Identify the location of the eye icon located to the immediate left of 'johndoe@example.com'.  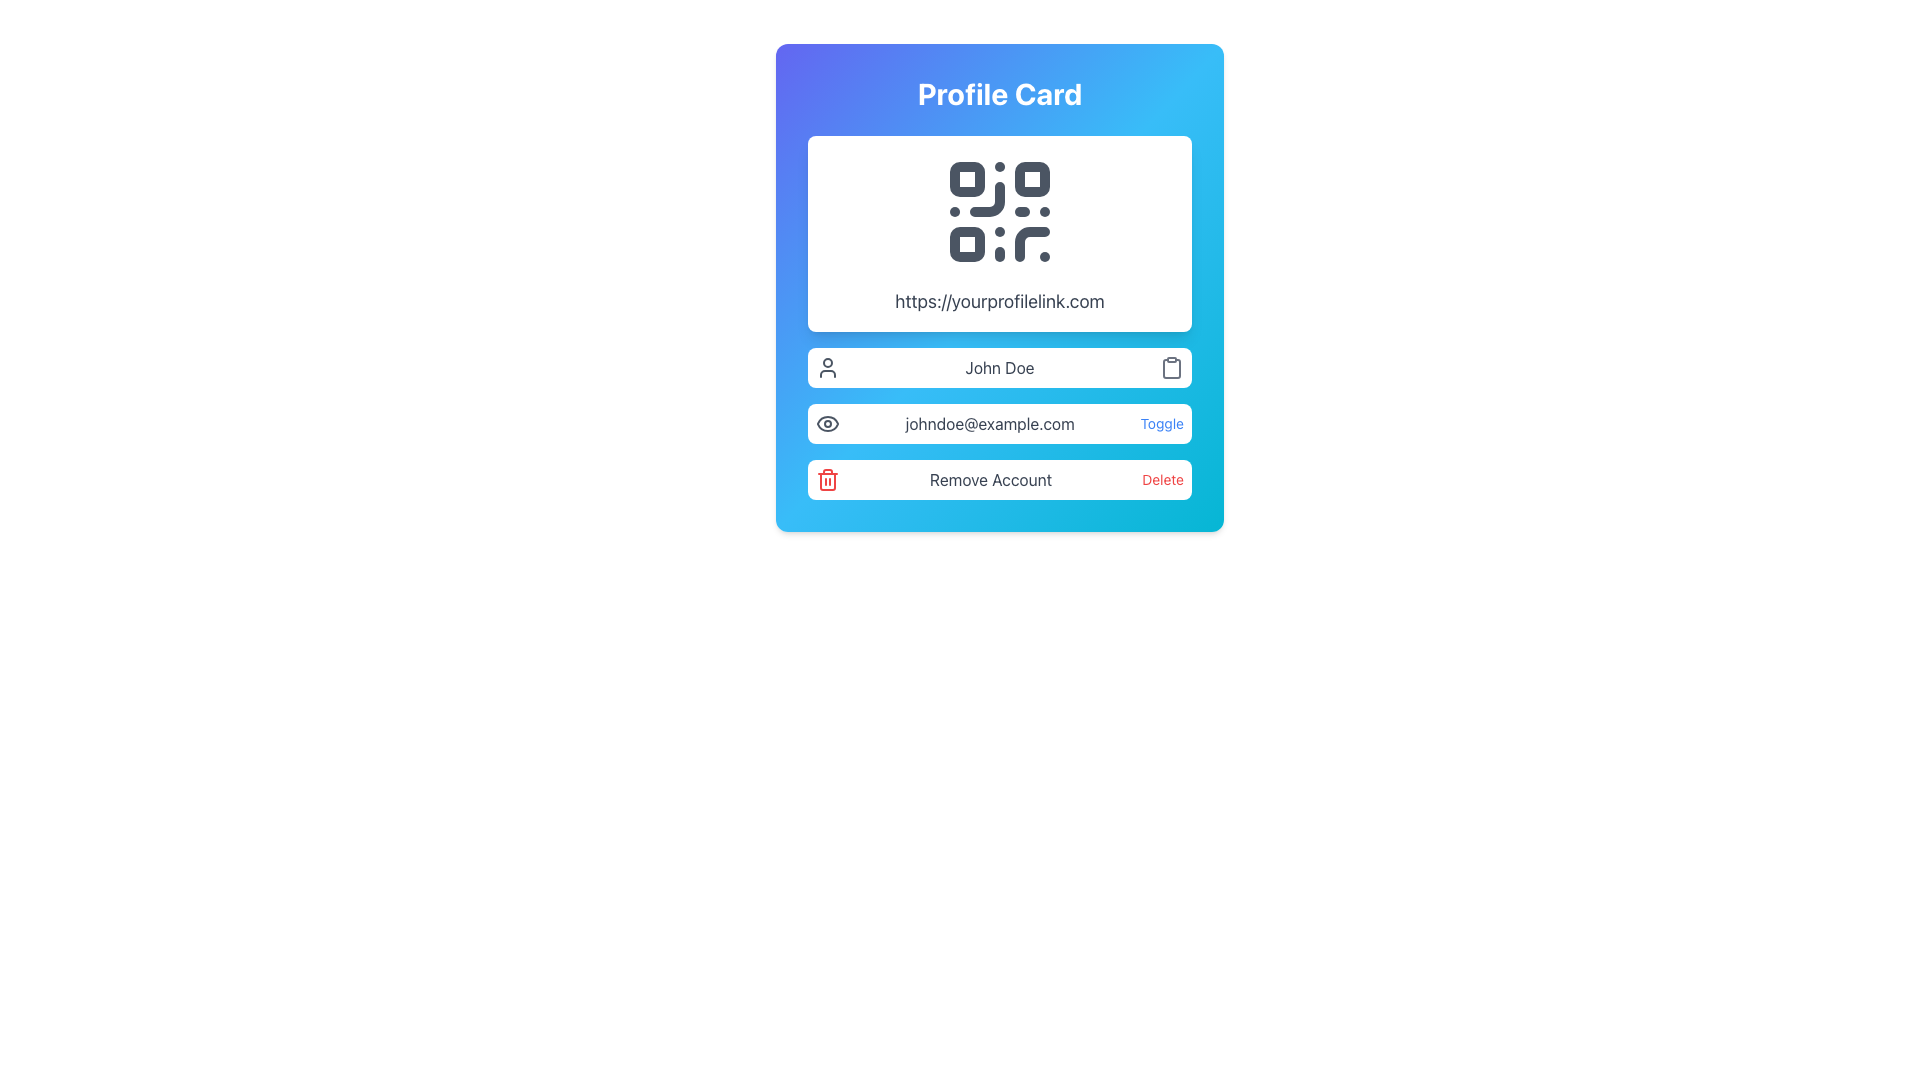
(828, 423).